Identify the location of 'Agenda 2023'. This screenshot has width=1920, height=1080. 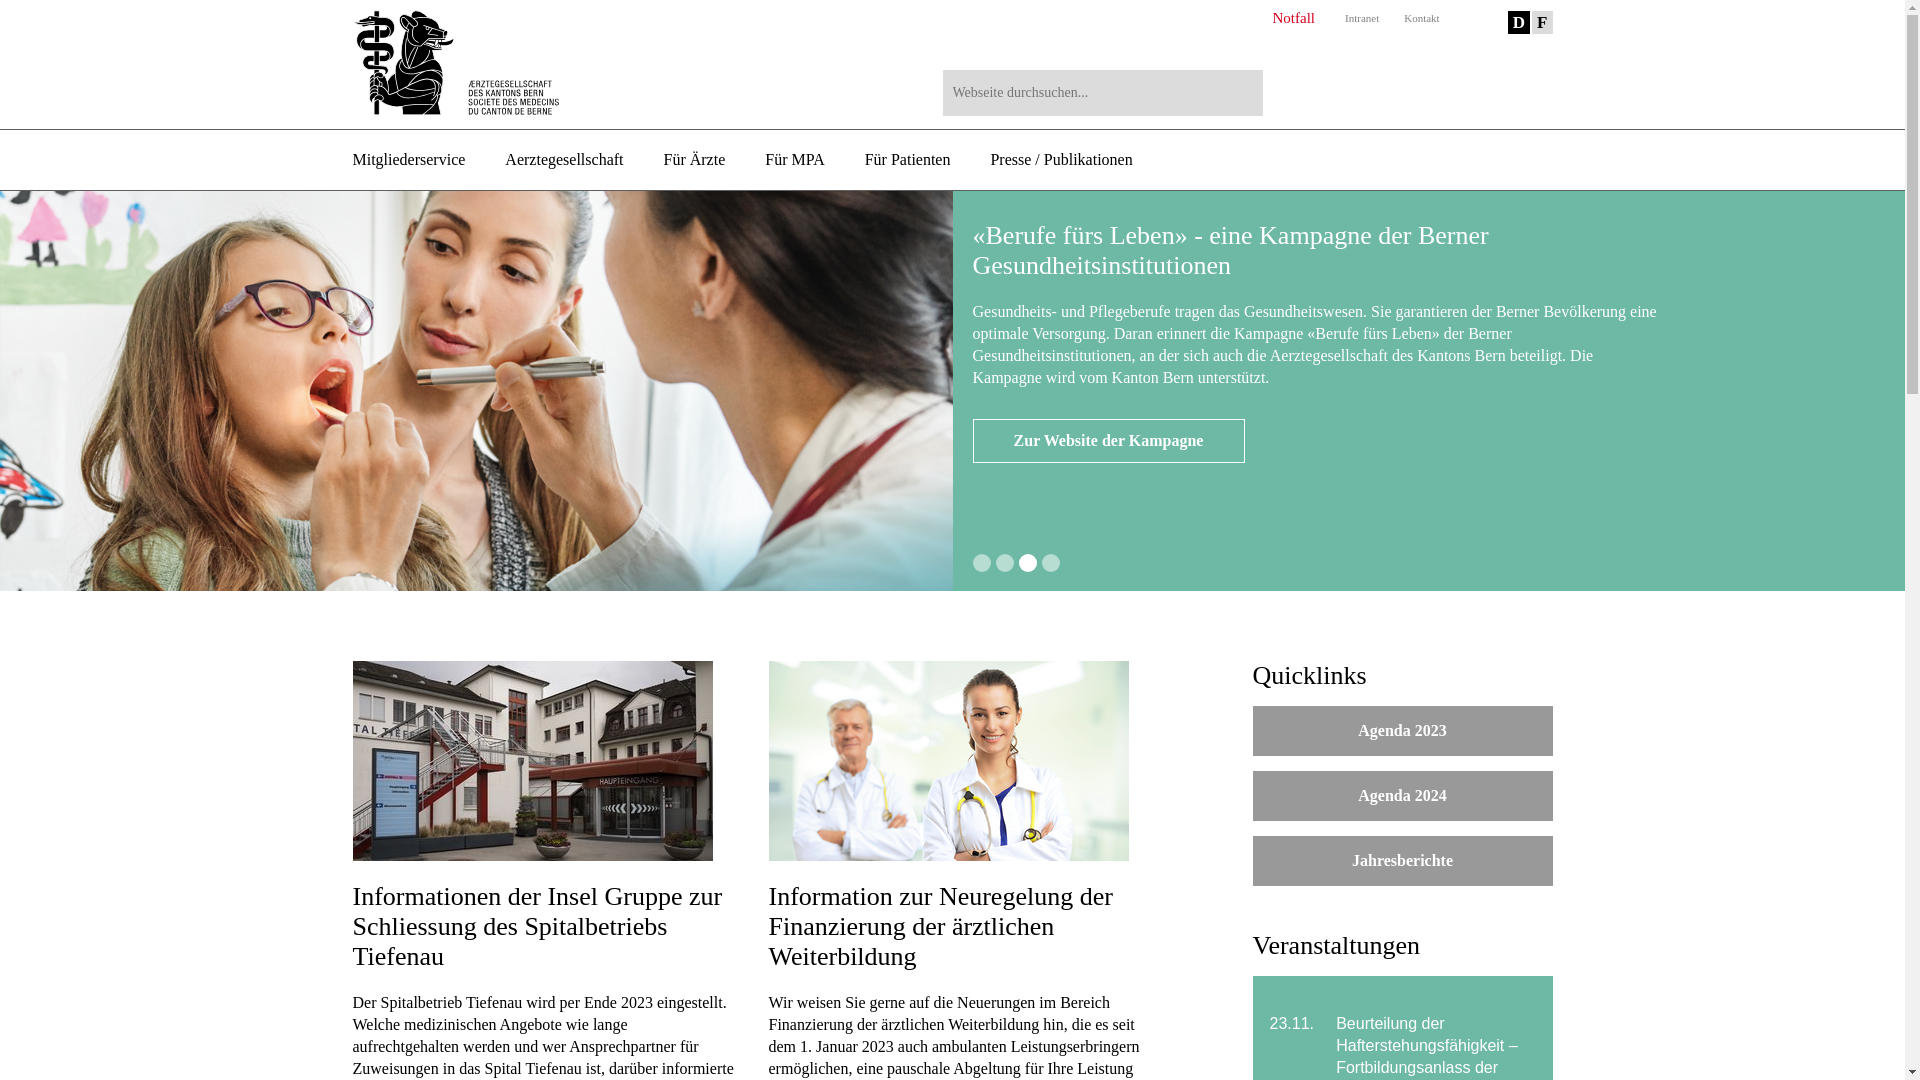
(1251, 731).